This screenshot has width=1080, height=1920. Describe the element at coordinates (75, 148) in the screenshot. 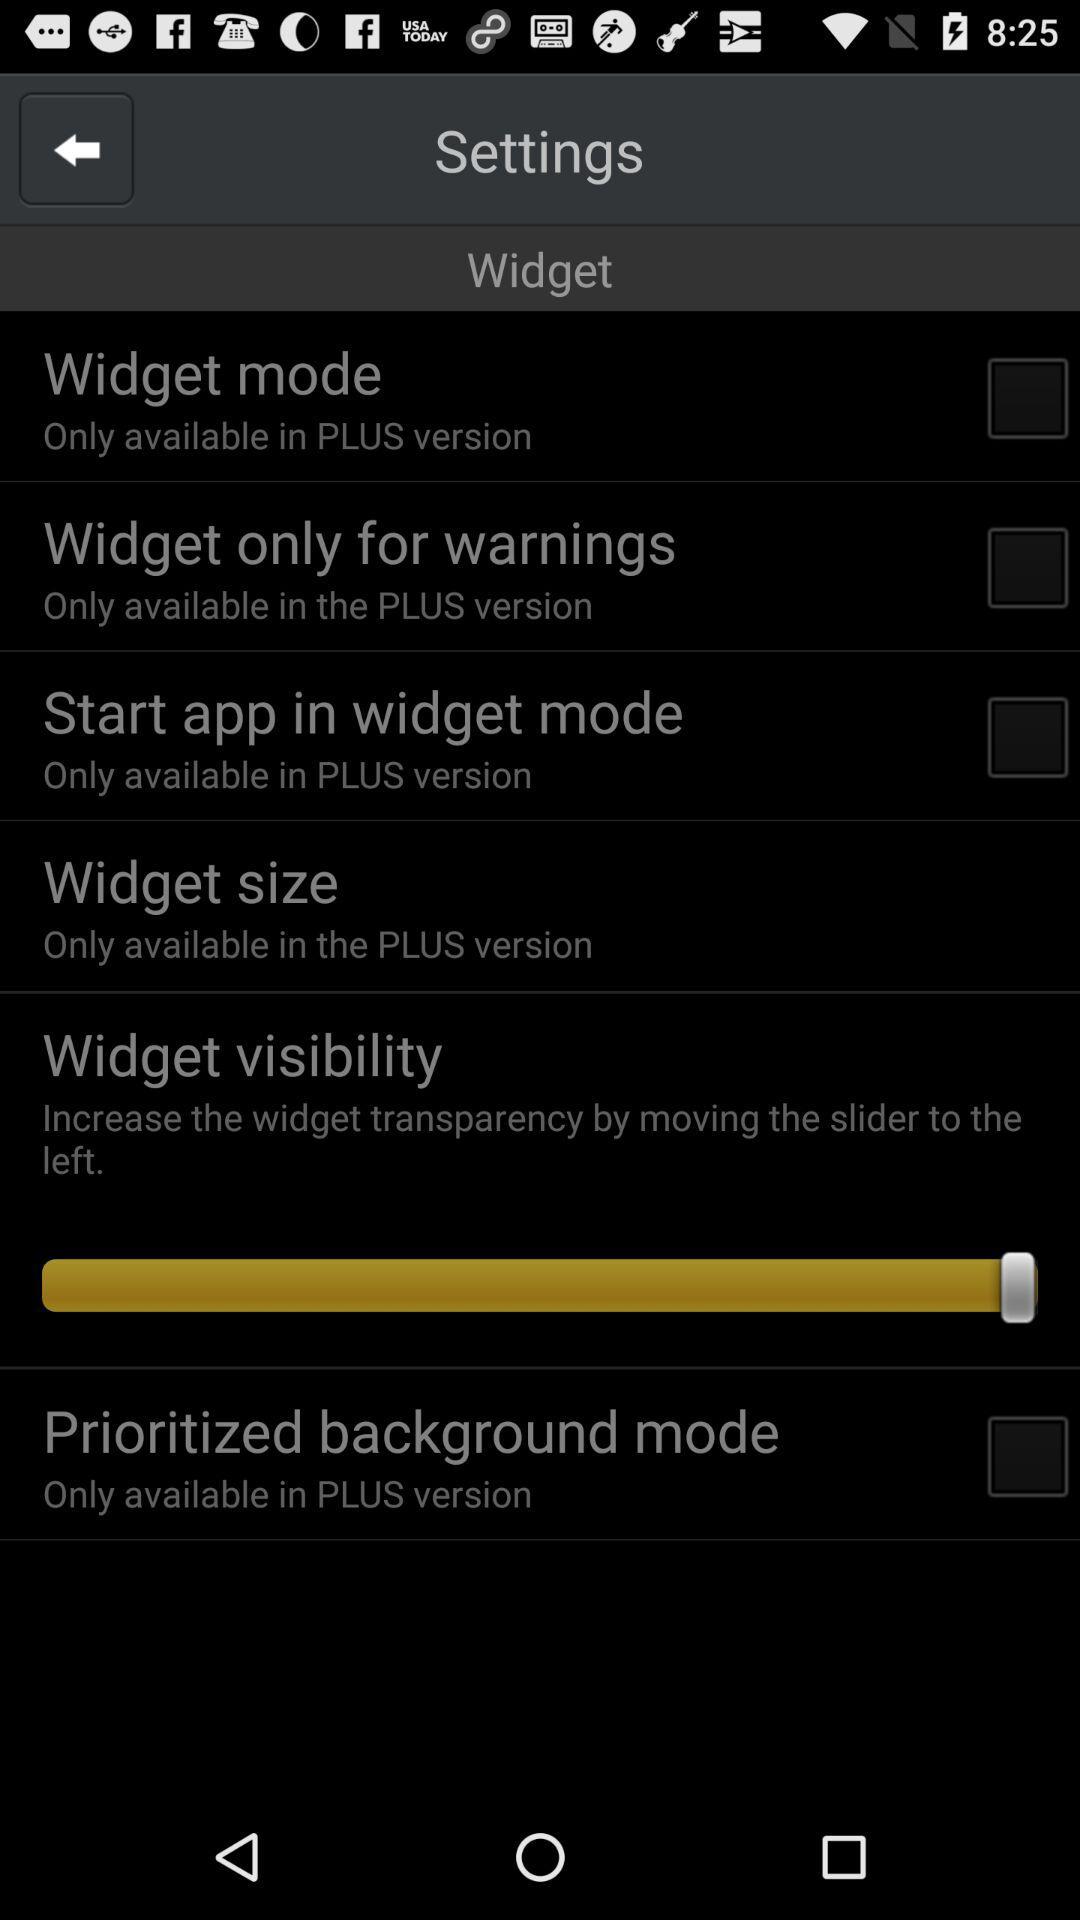

I see `item above widget` at that location.